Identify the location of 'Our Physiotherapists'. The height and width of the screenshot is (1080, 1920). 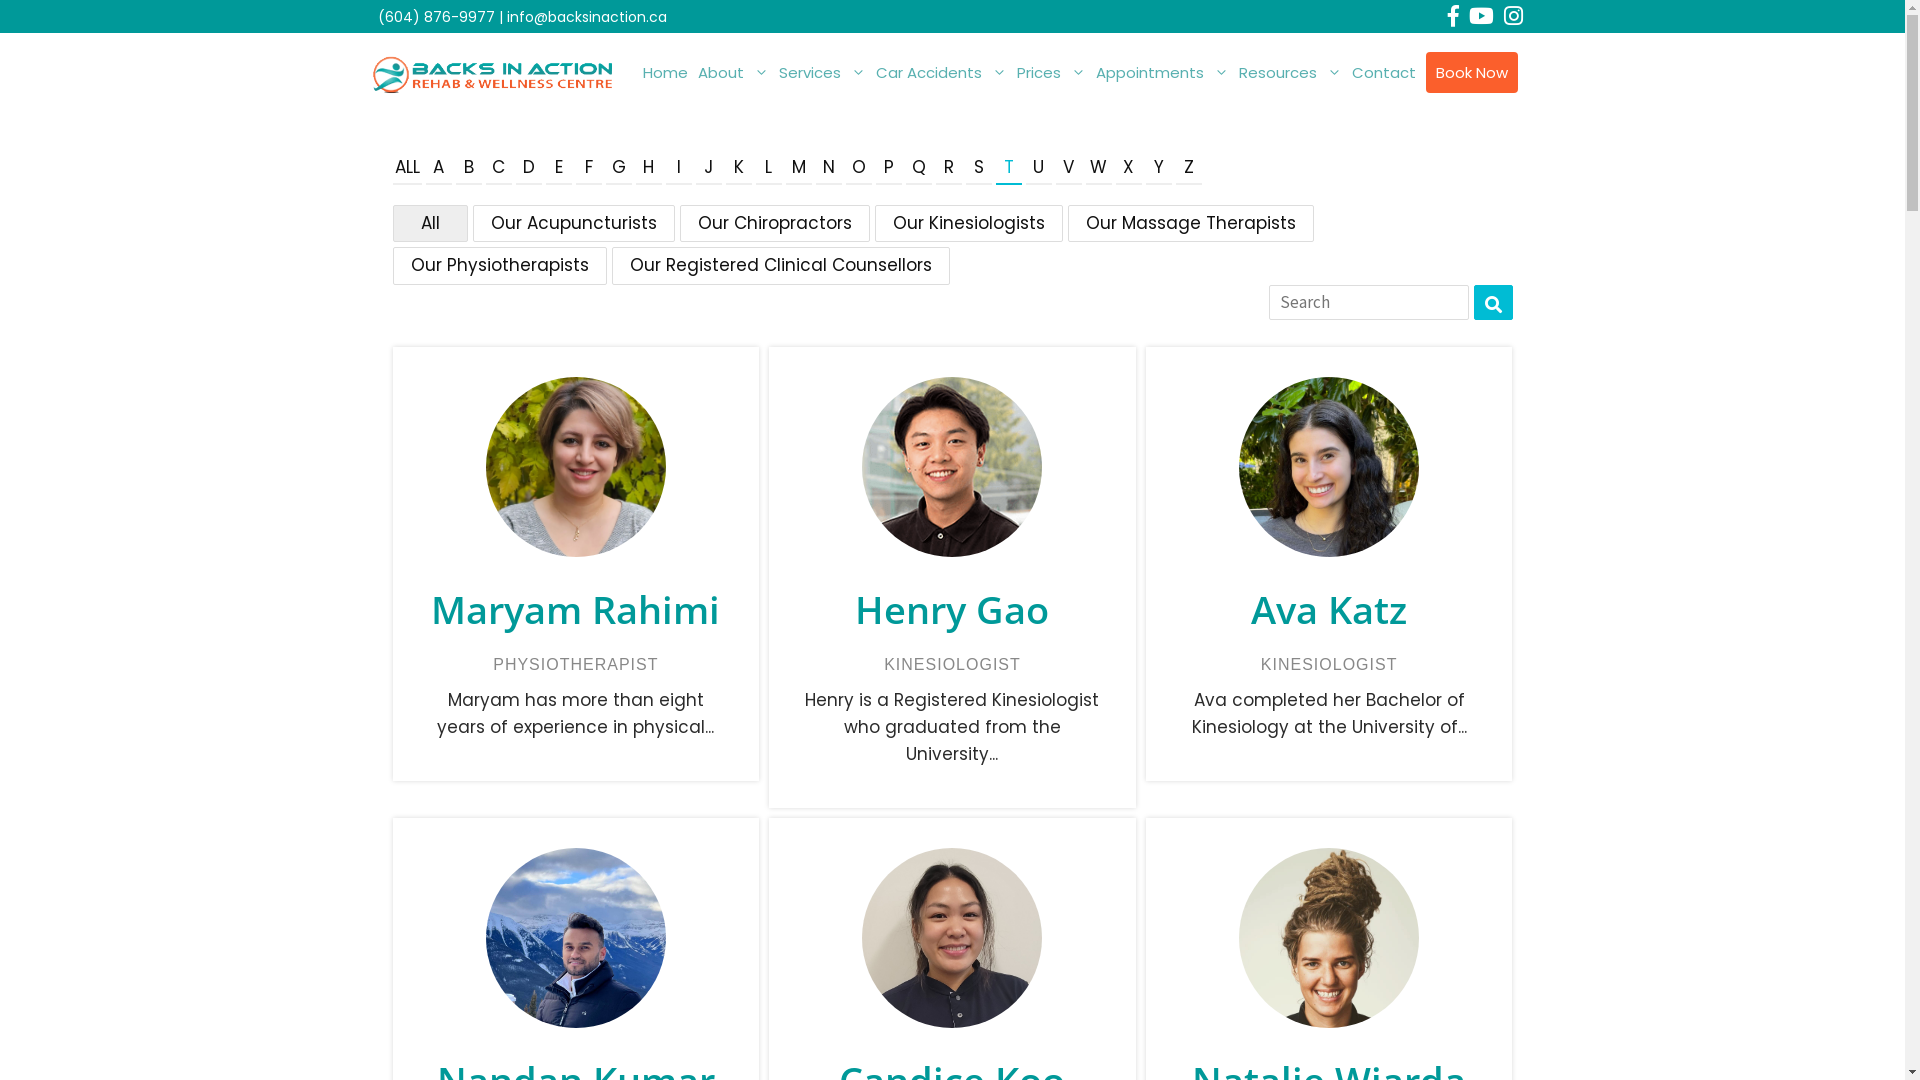
(499, 264).